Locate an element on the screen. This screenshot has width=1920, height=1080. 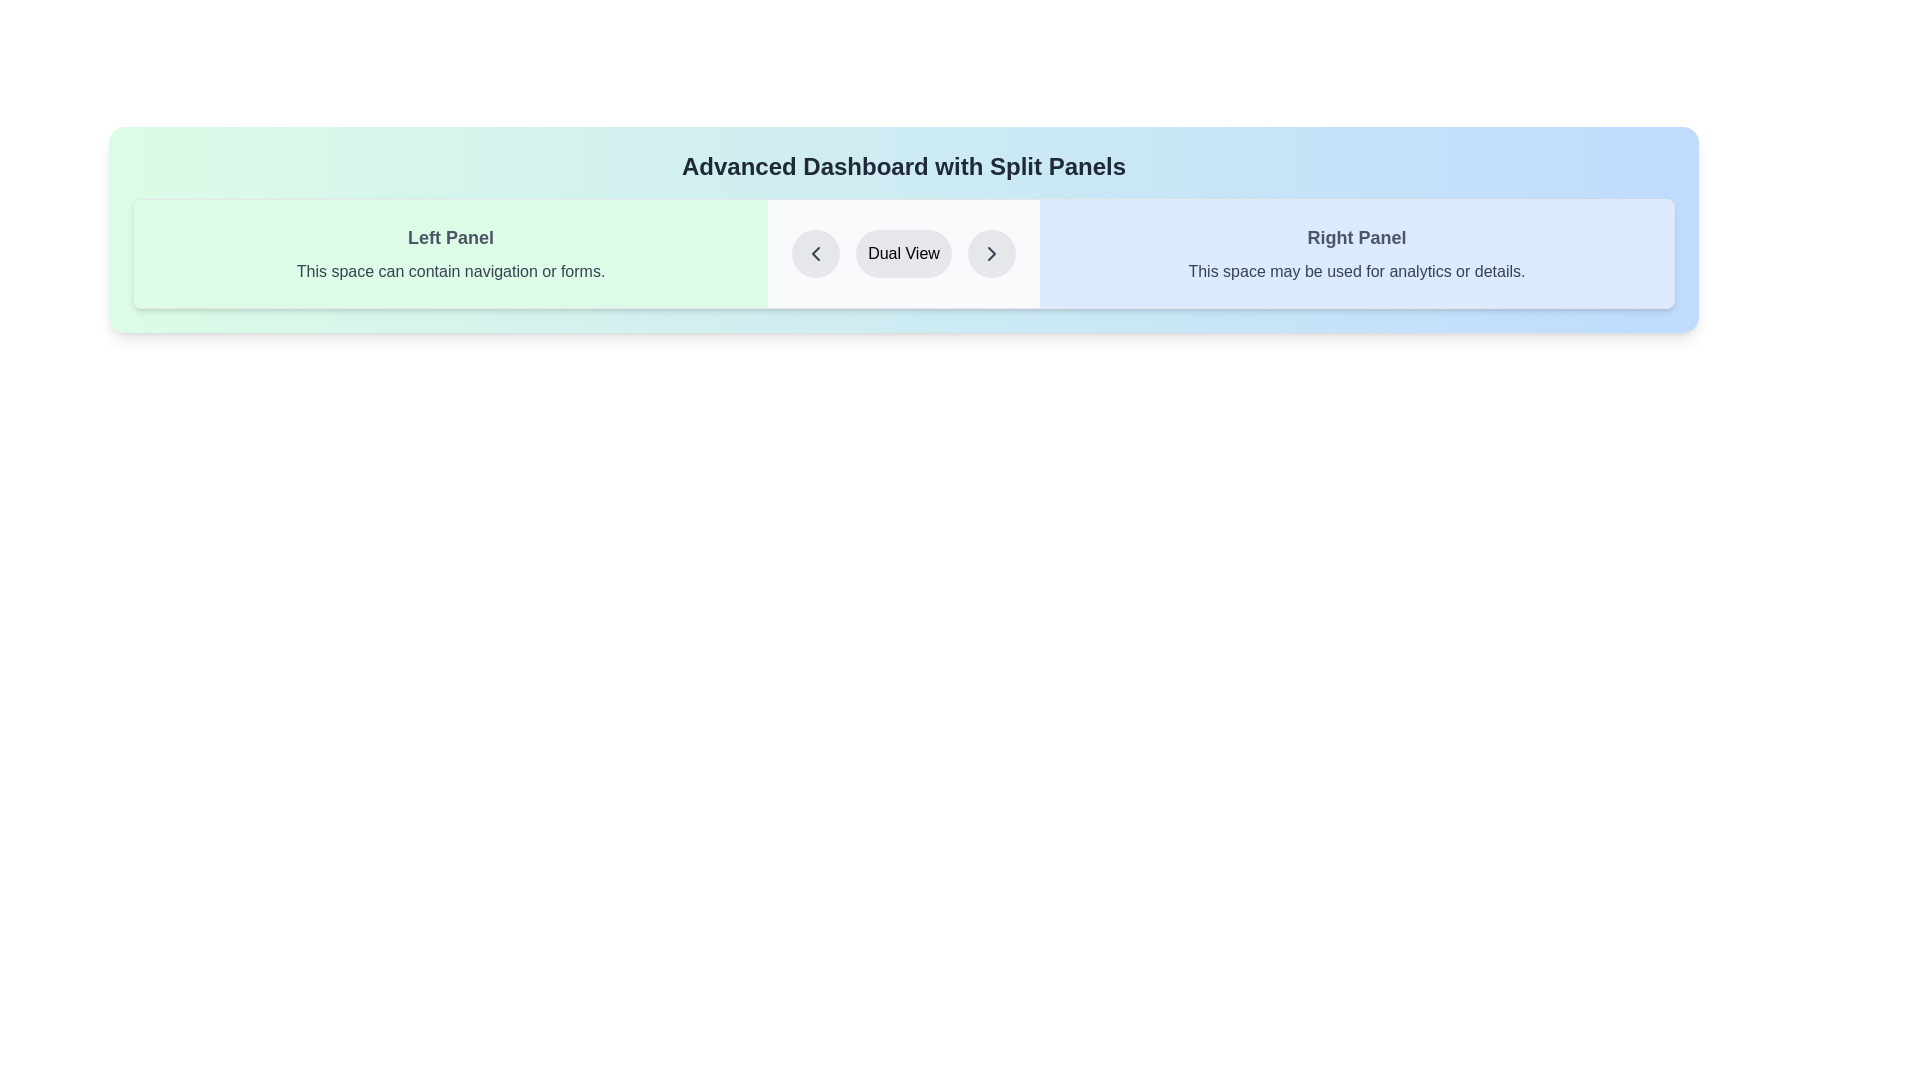
the rightmost icon button in the control panel that serves as a navigation control to move to the next view or panel is located at coordinates (991, 253).